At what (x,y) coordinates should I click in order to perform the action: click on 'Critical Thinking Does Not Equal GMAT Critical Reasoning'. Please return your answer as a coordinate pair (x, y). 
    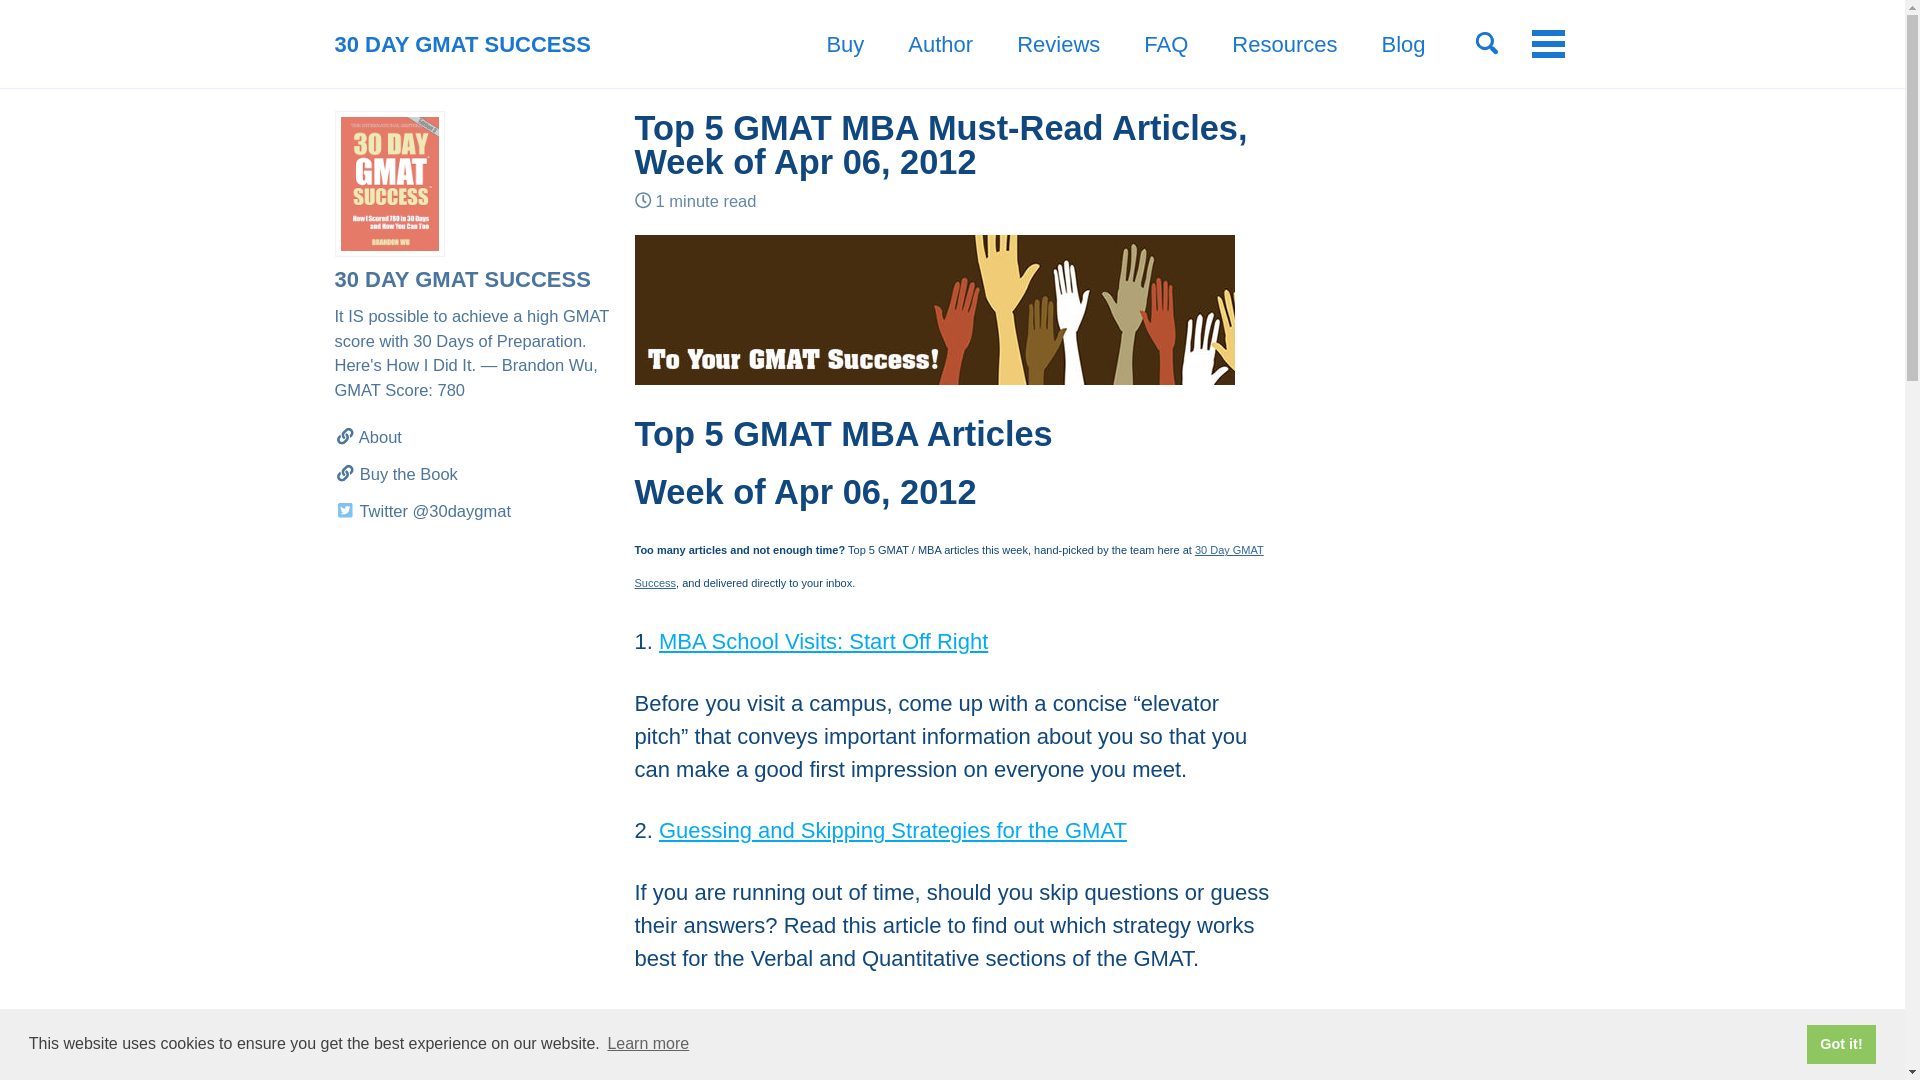
    Looking at the image, I should click on (658, 1019).